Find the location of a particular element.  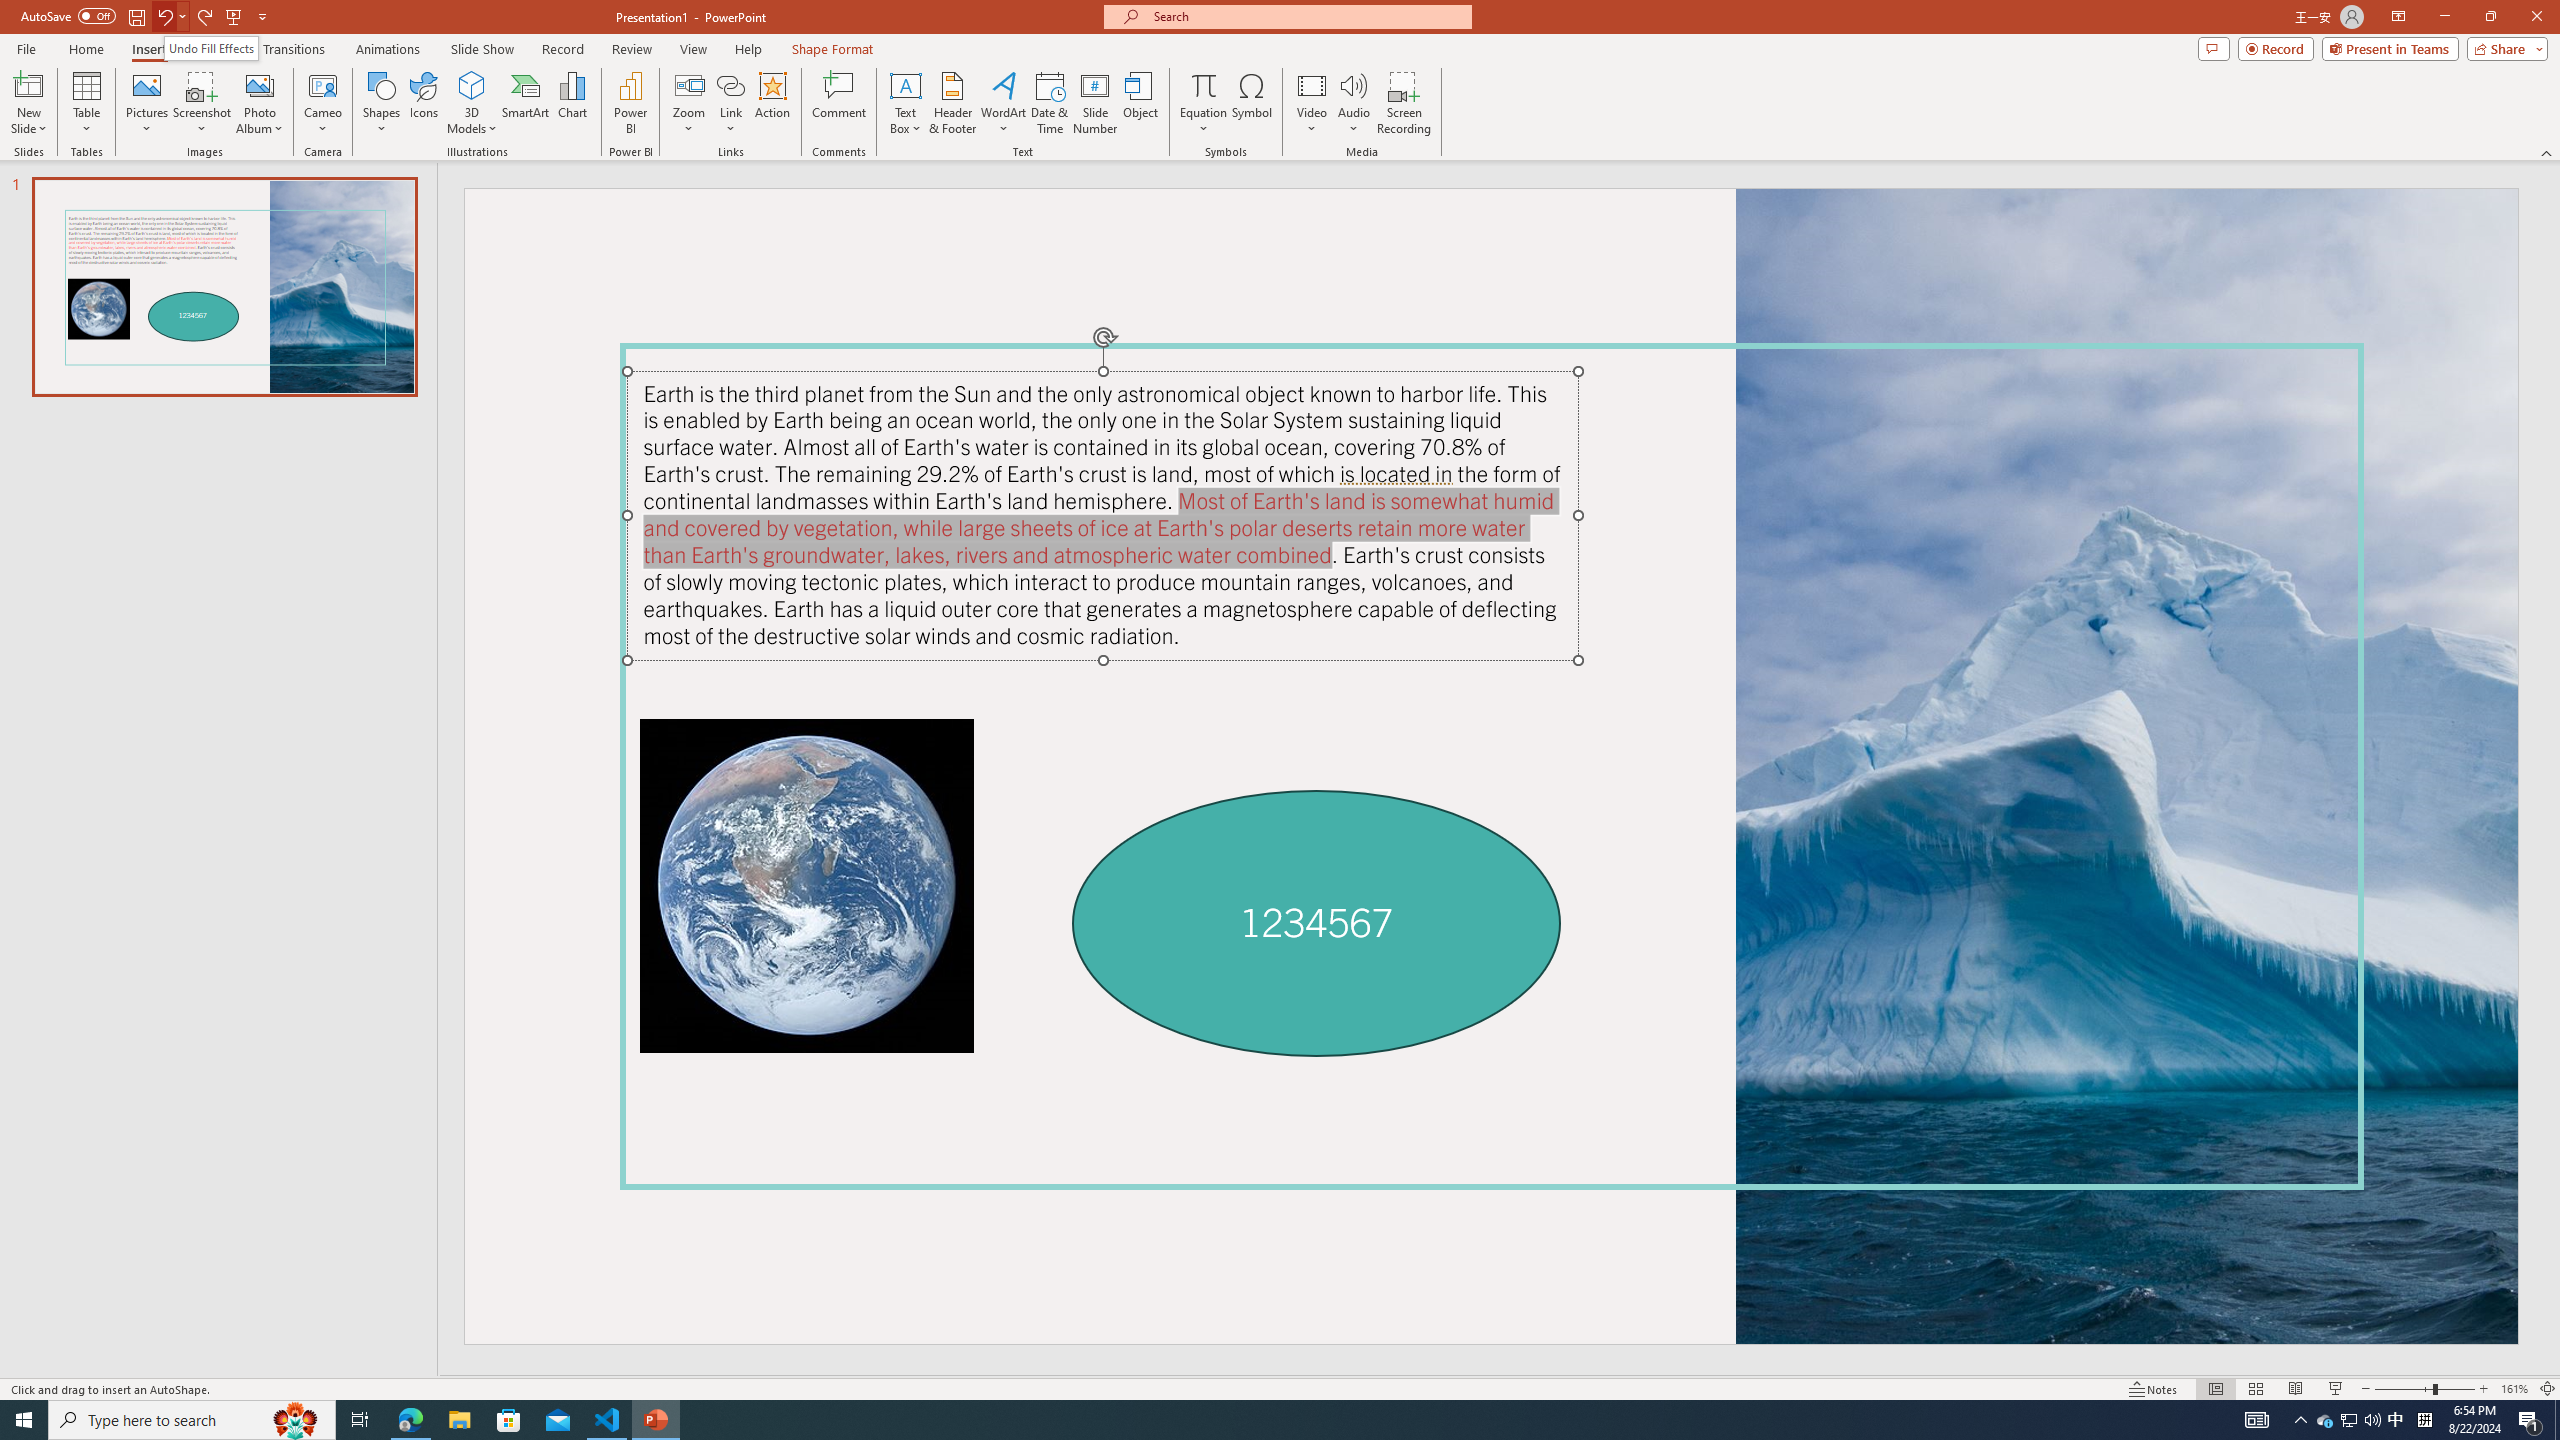

'Power BI' is located at coordinates (631, 103).